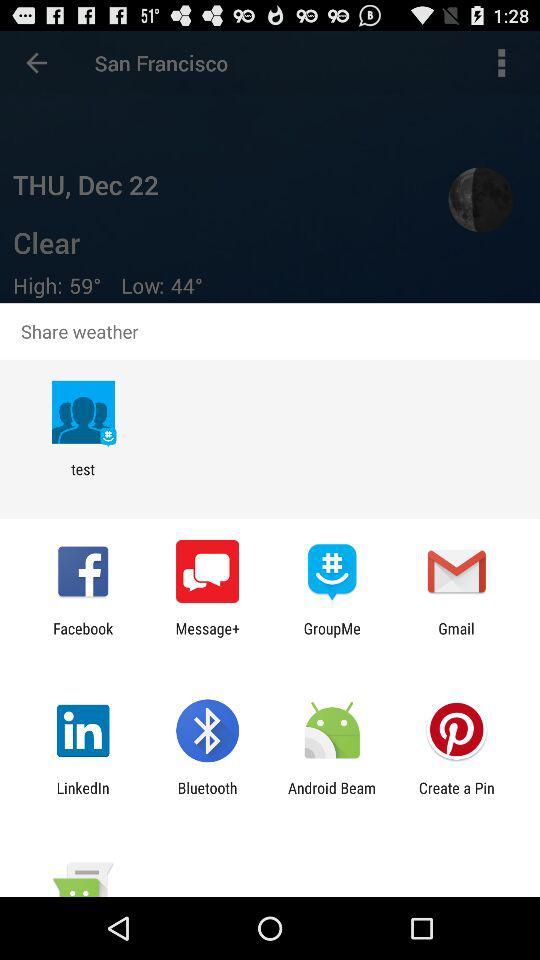 This screenshot has width=540, height=960. I want to click on app to the left of groupme item, so click(206, 636).